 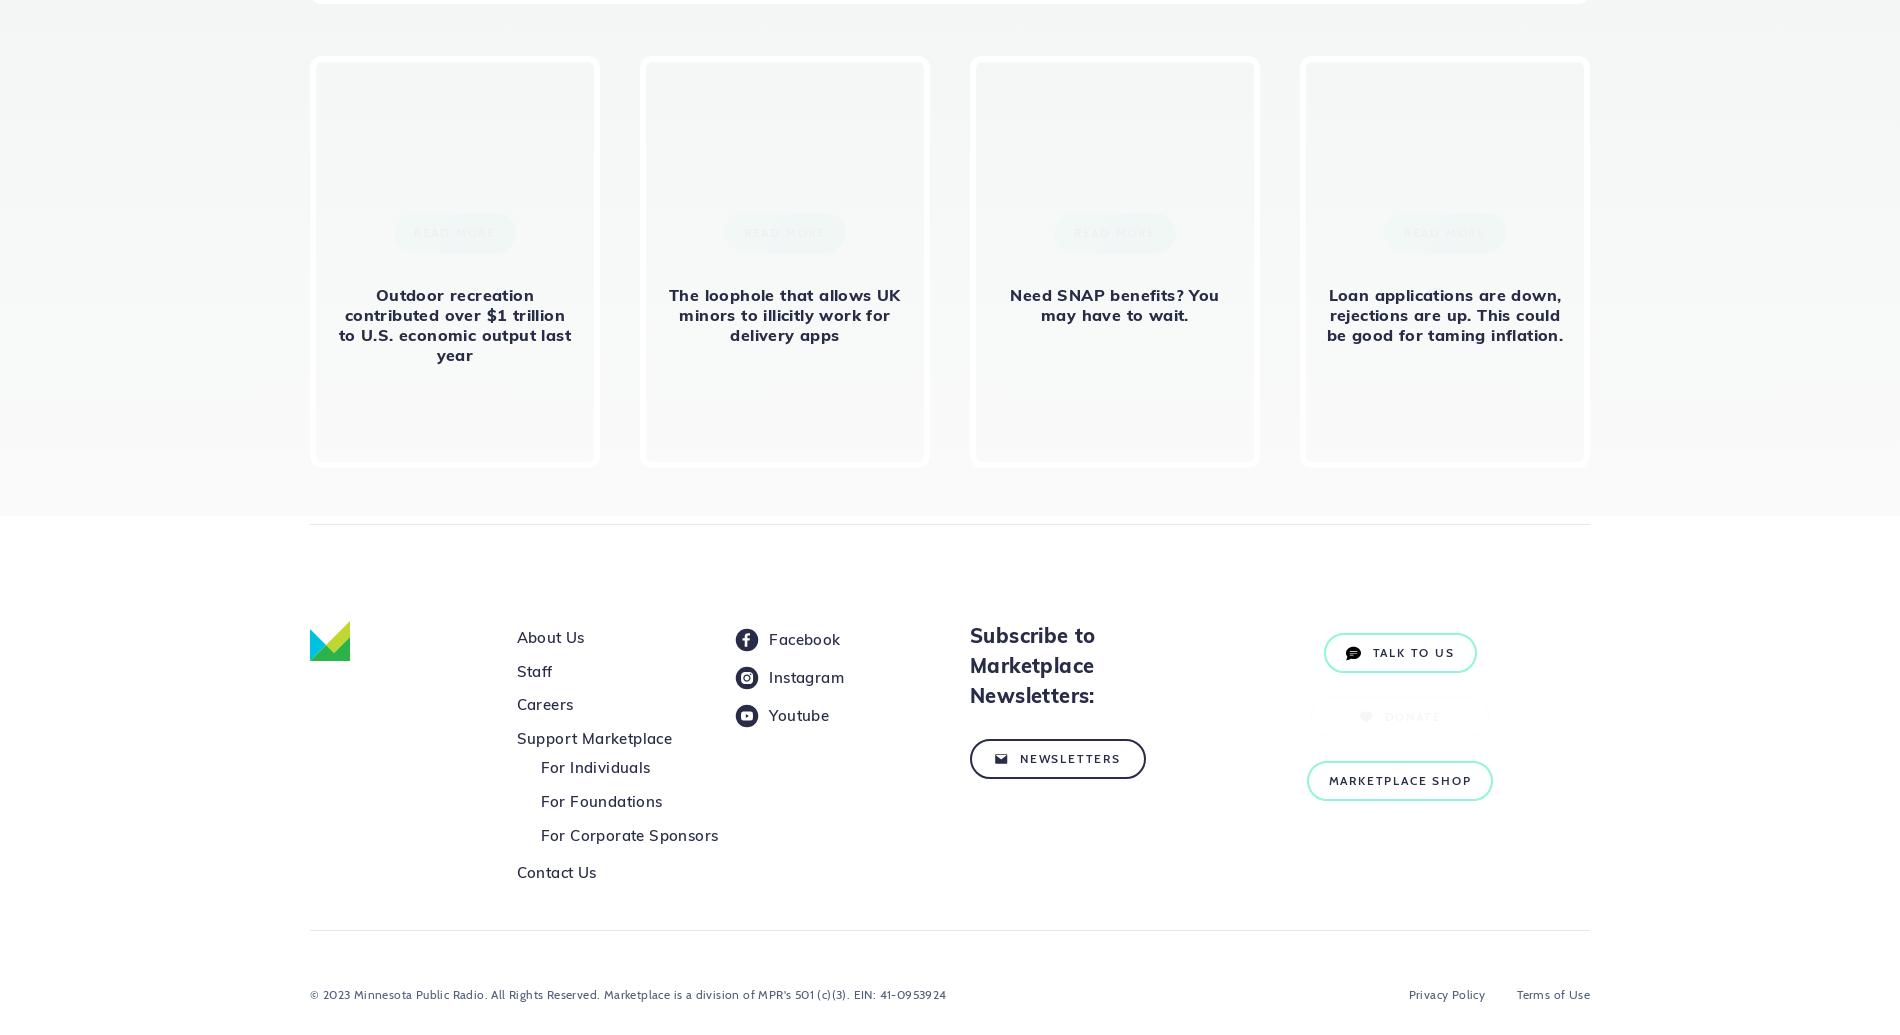 I want to click on 'Loan applications are down, rejections are up. This could be good for taming inflation.', so click(x=1444, y=314).